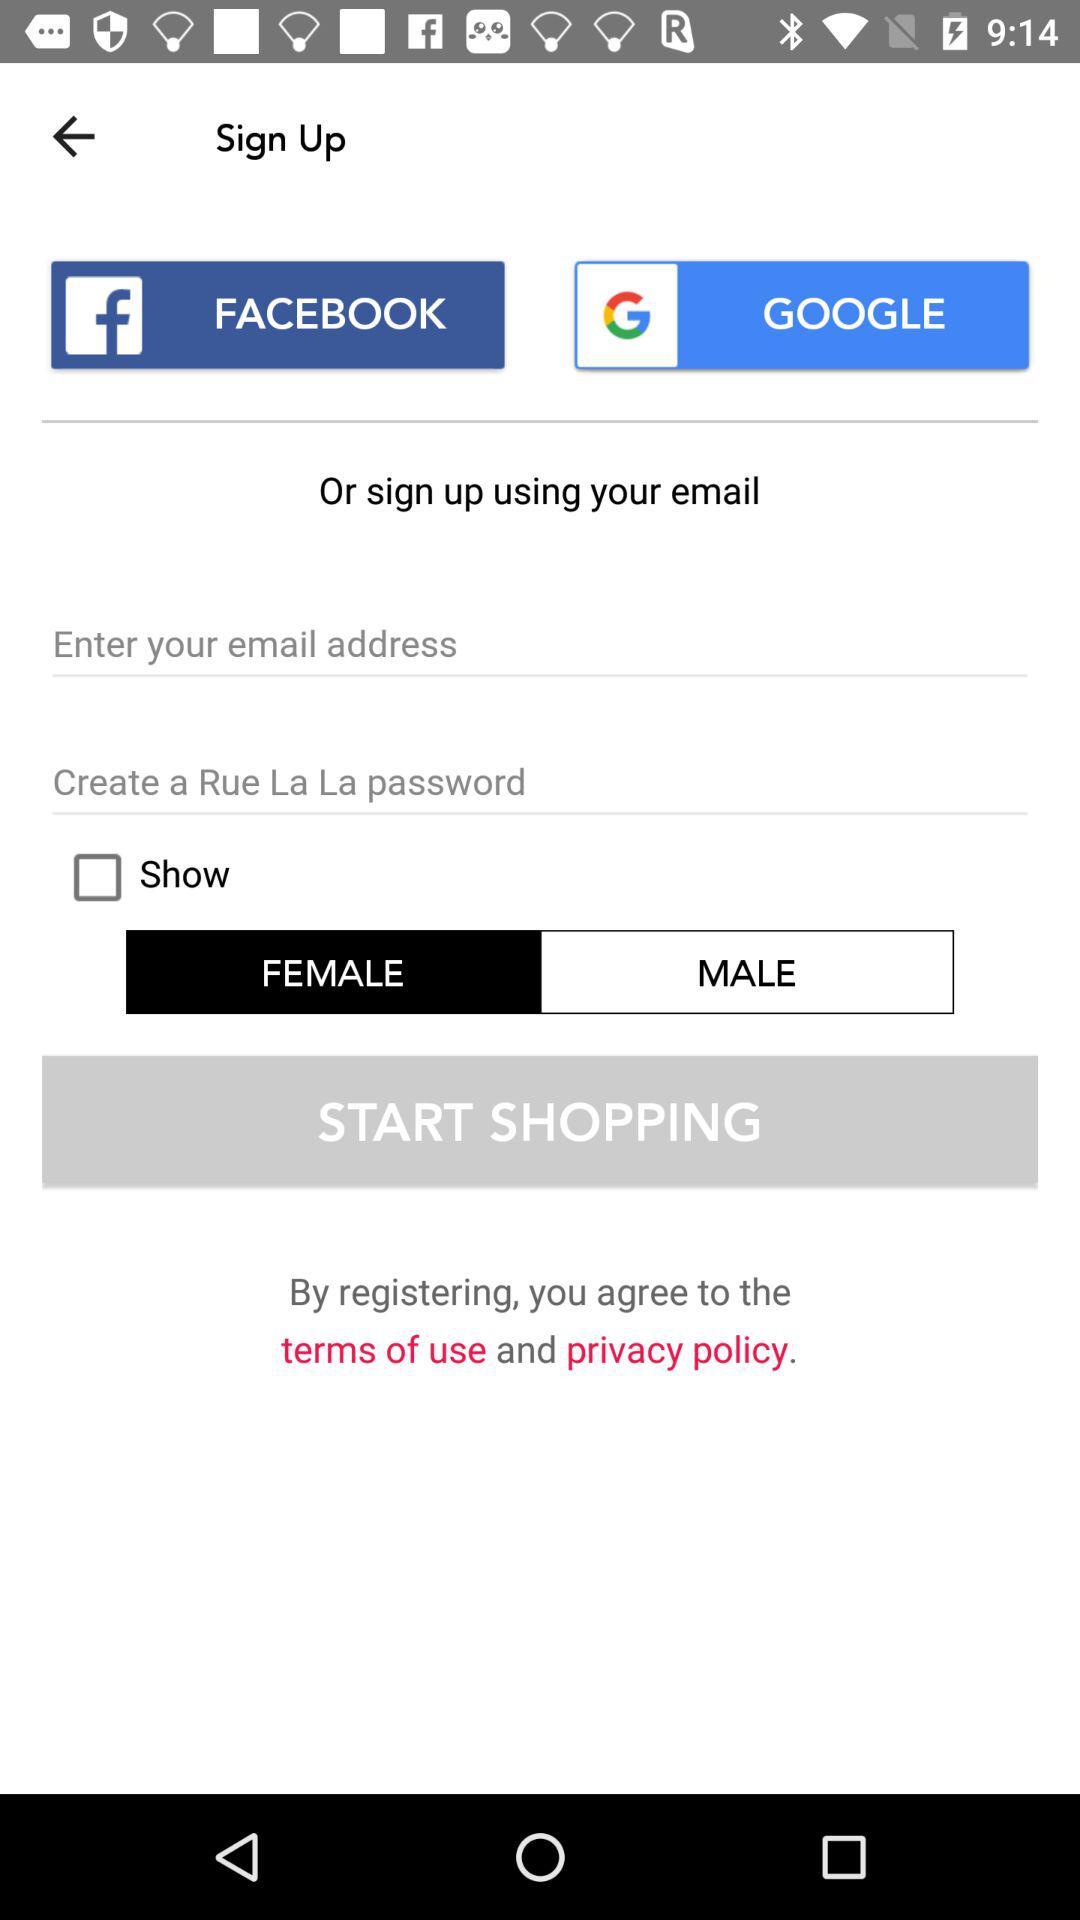 The width and height of the screenshot is (1080, 1920). I want to click on password box, so click(540, 782).